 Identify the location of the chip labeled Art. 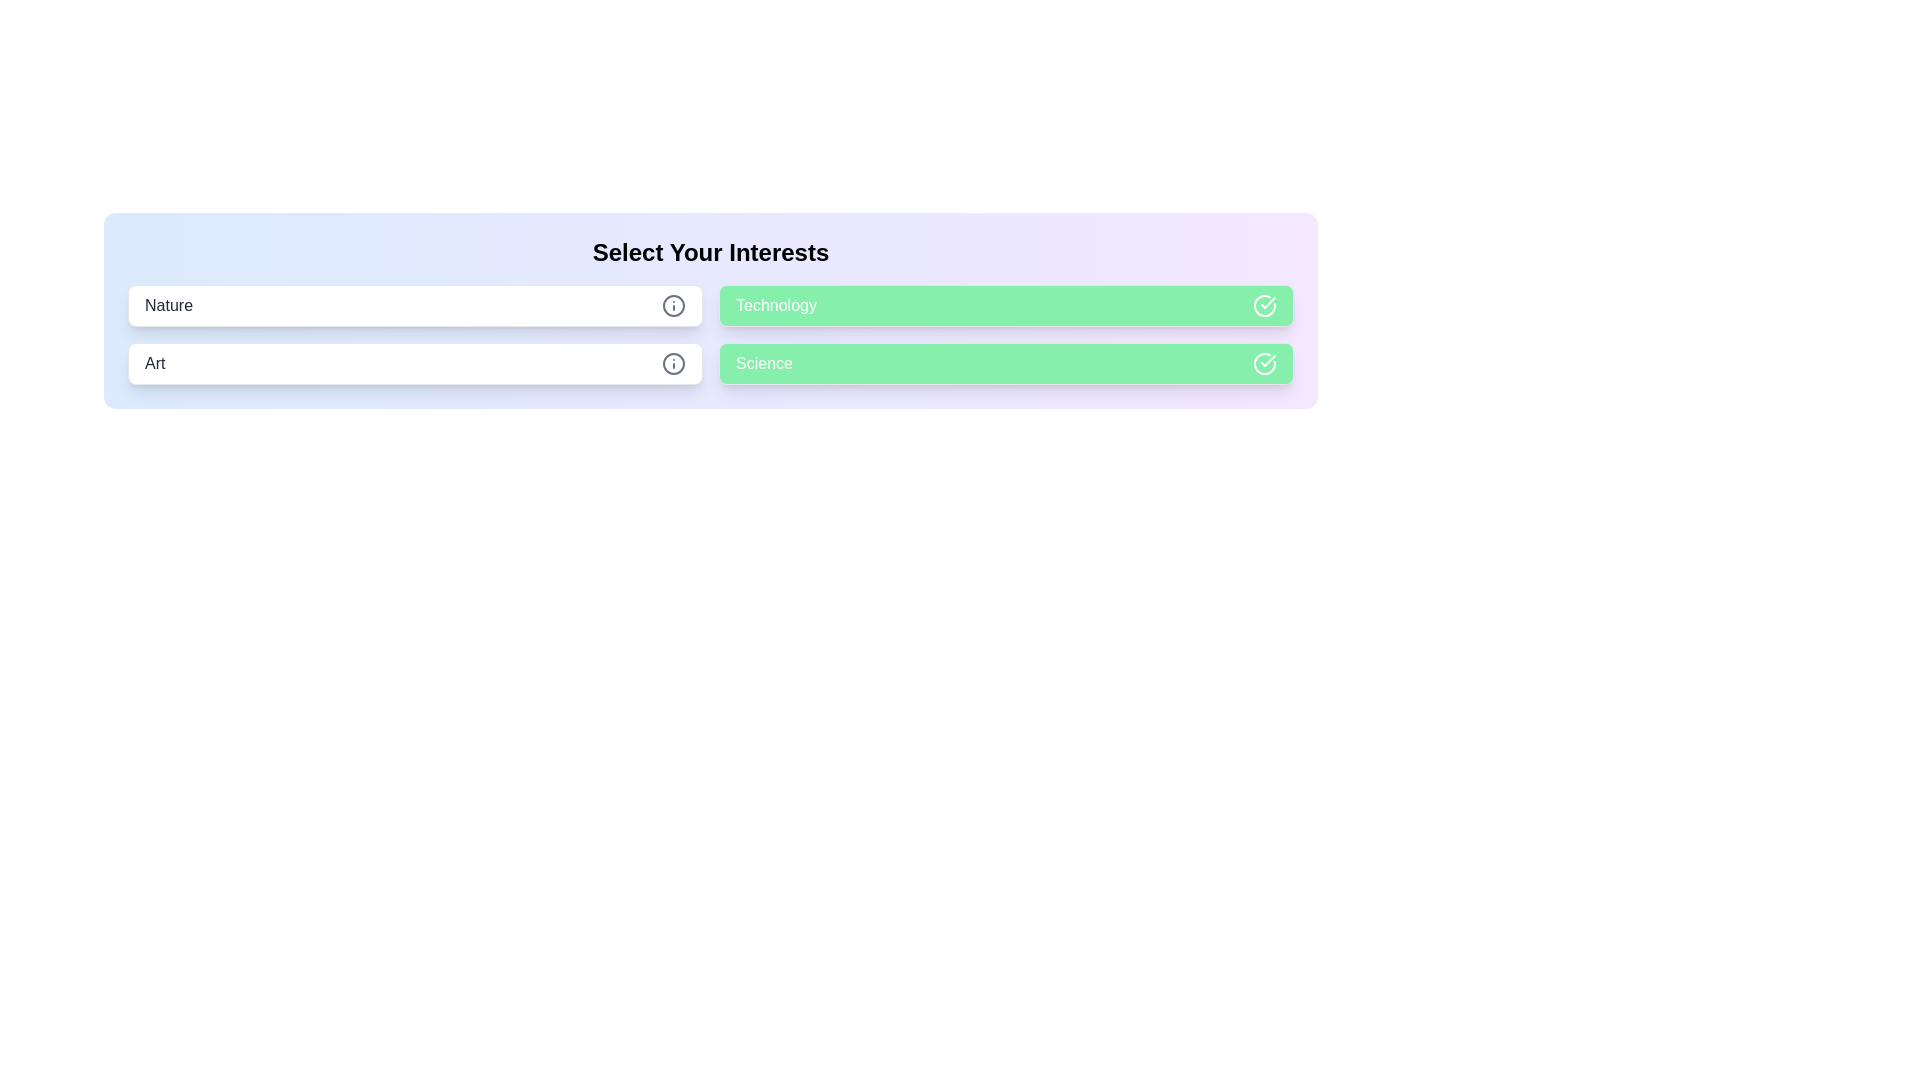
(414, 363).